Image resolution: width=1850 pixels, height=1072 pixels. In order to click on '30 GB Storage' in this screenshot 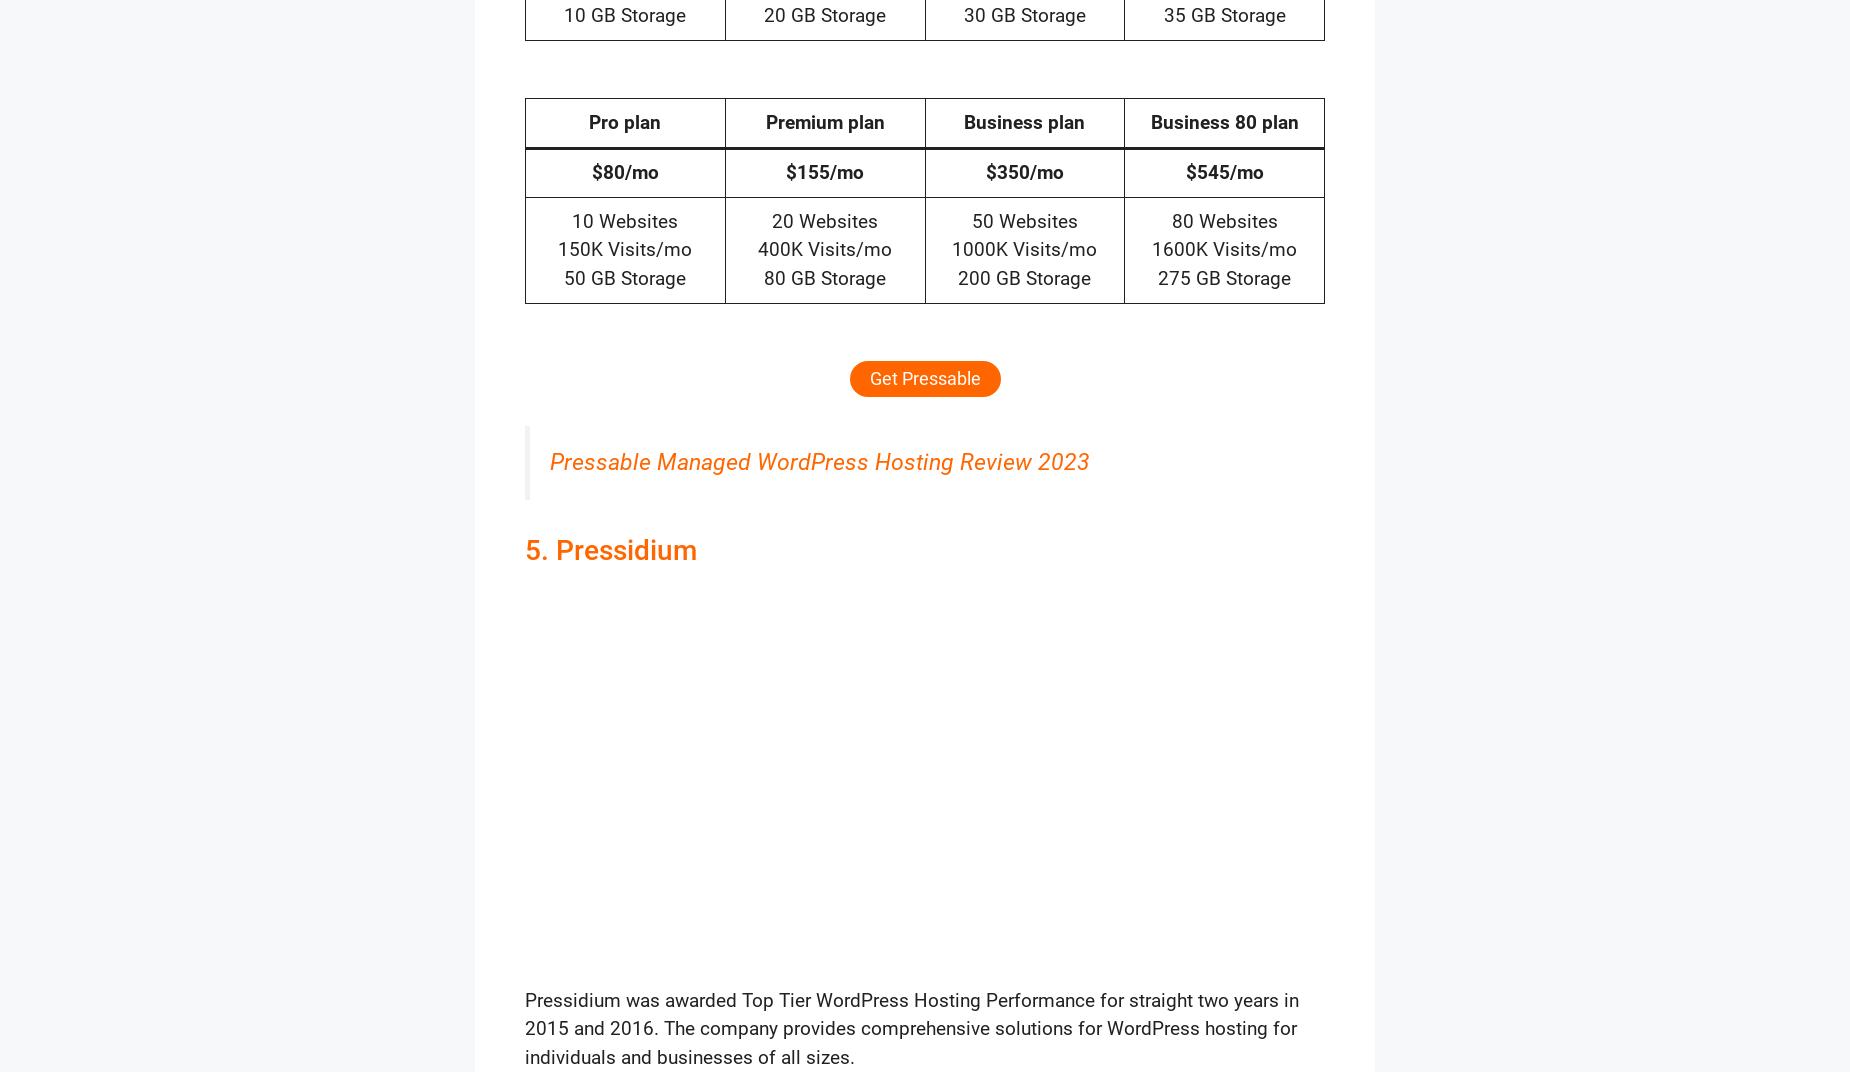, I will do `click(1022, 14)`.